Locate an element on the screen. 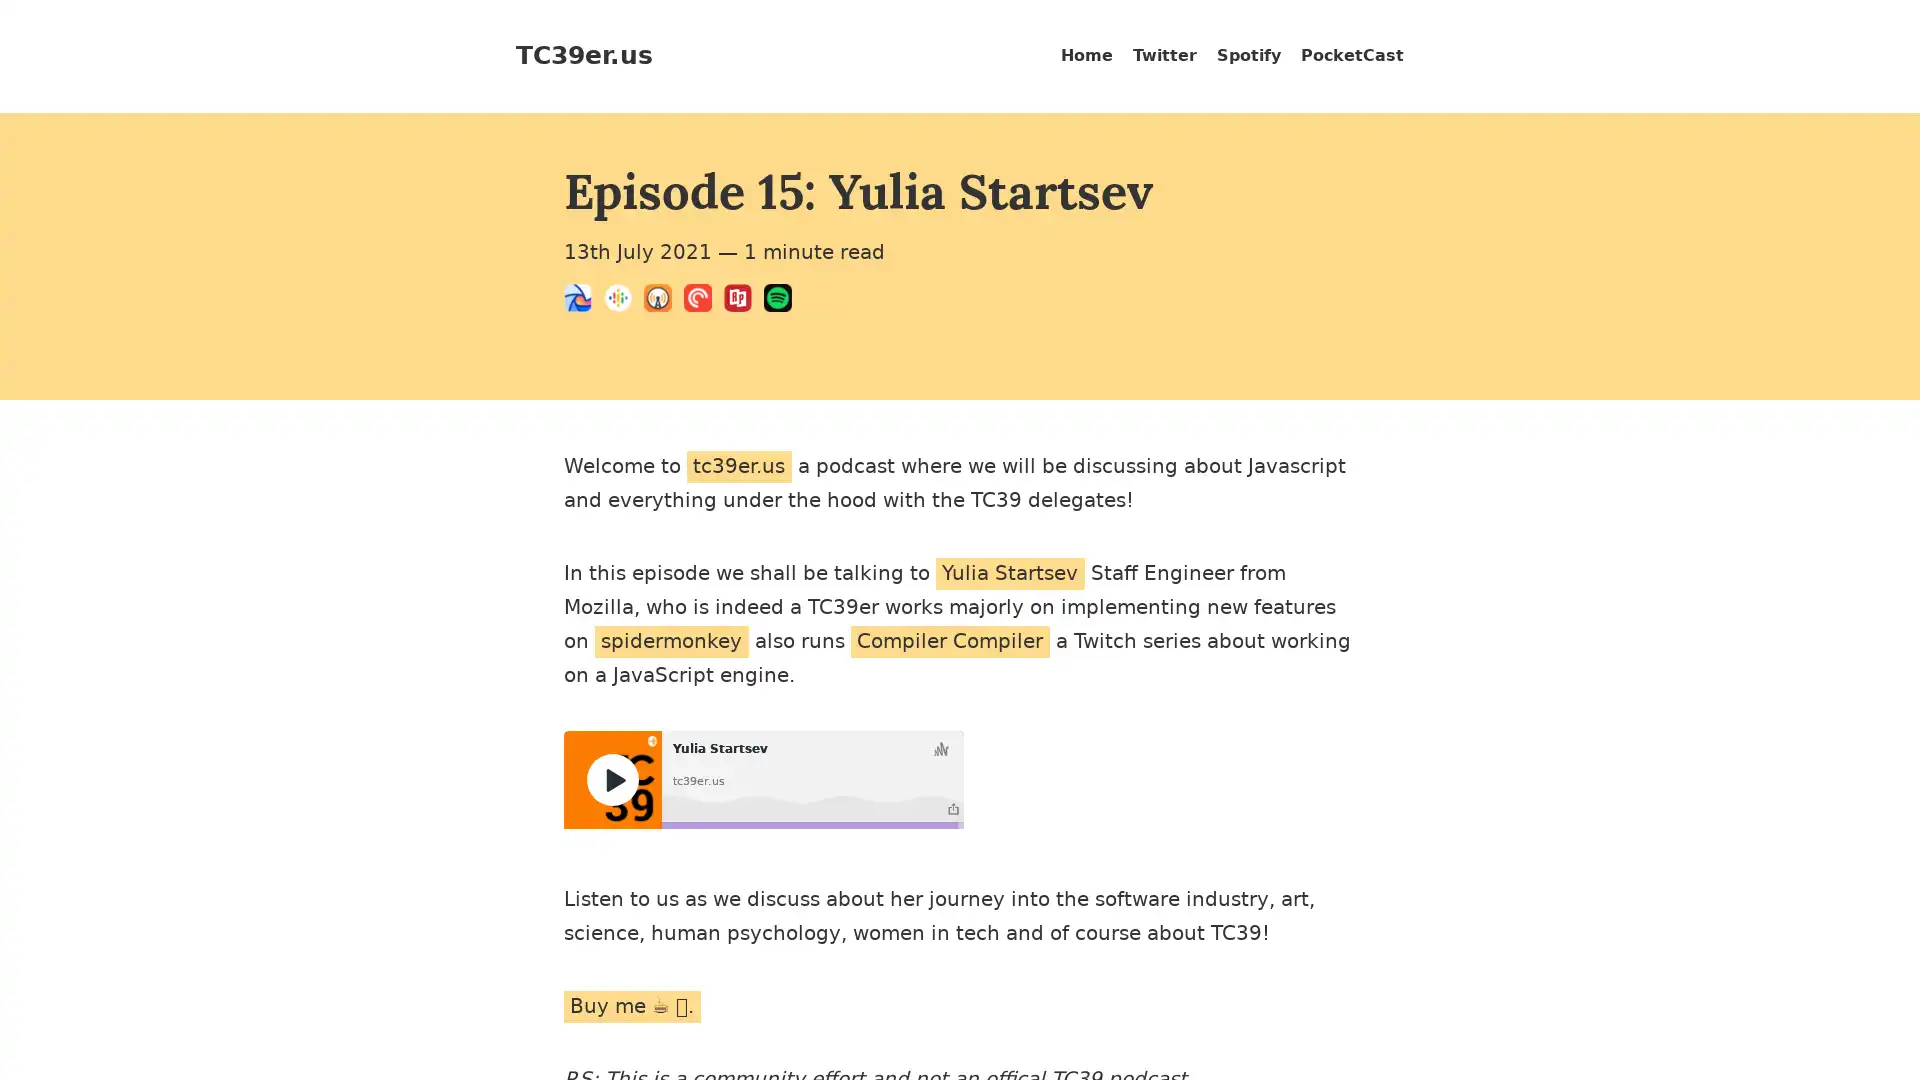 The image size is (1920, 1080). Overcast Logo is located at coordinates (663, 301).